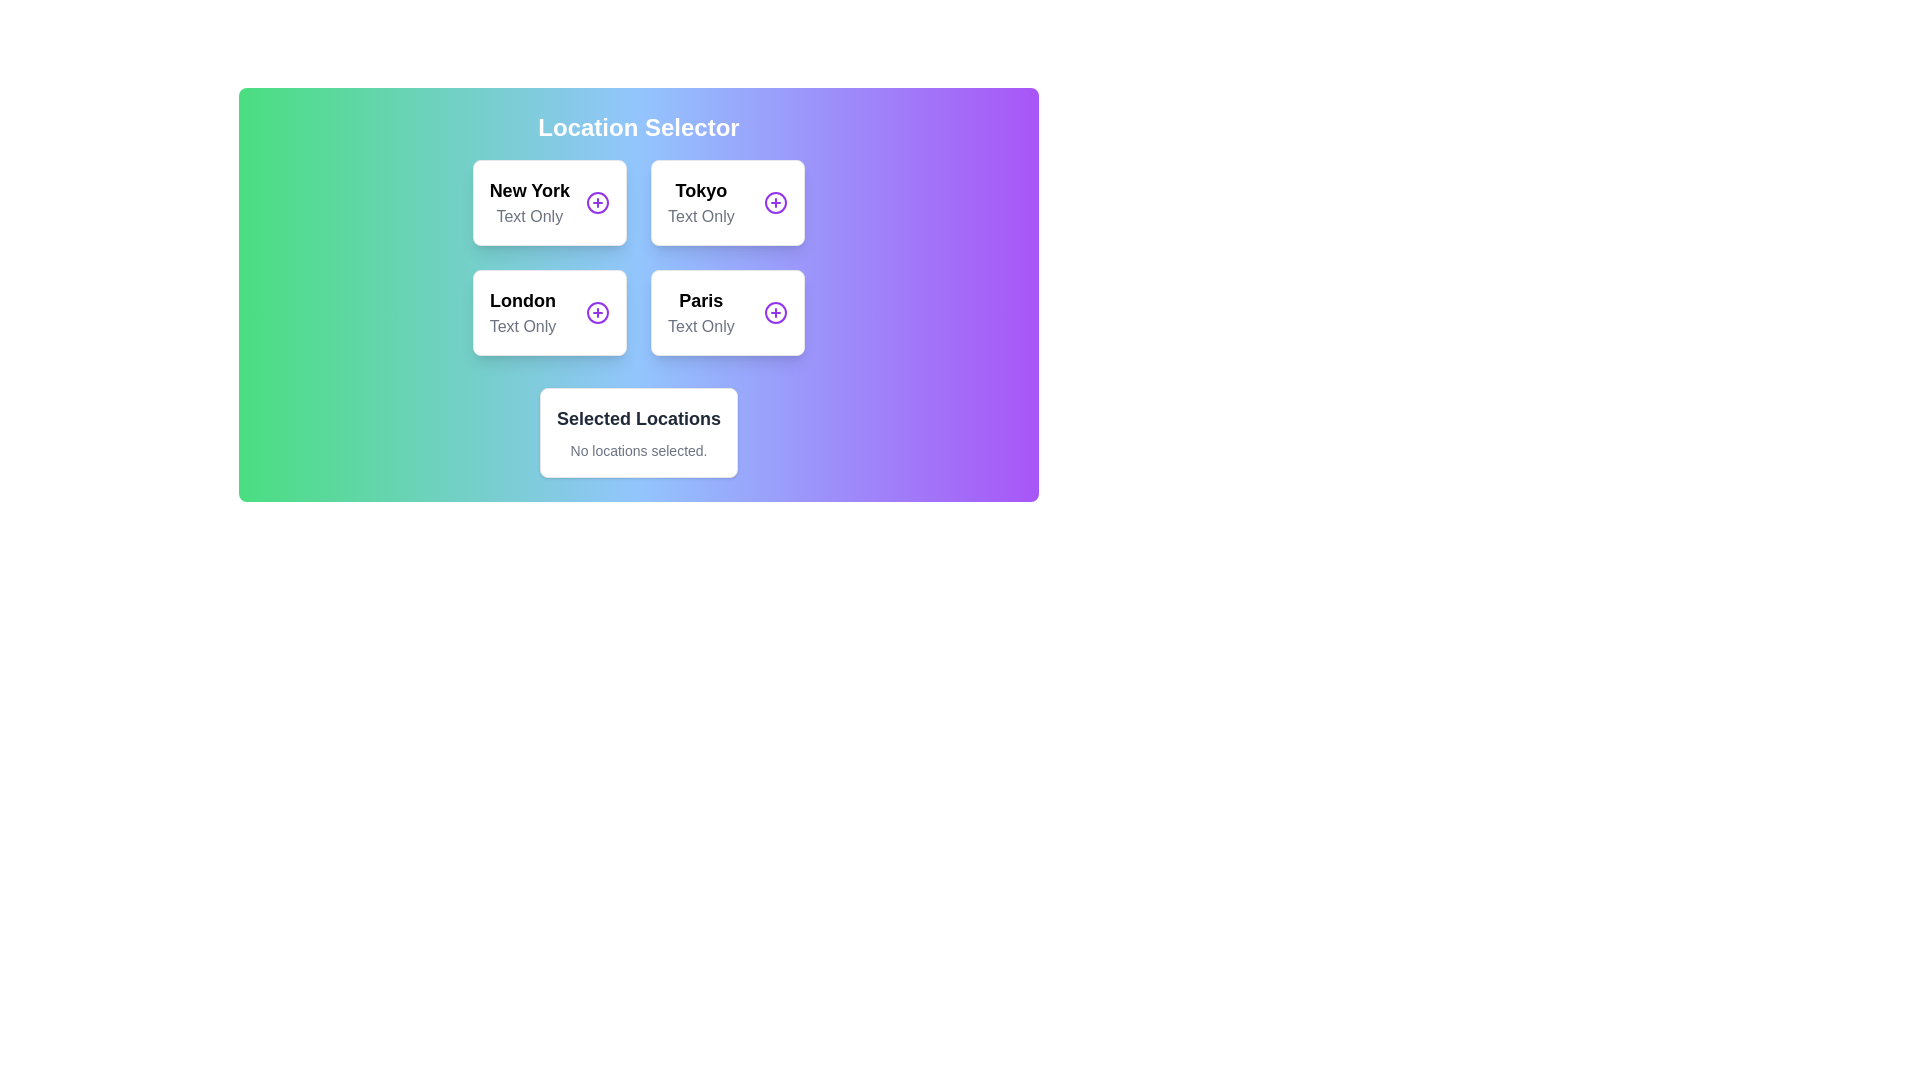  Describe the element at coordinates (597, 203) in the screenshot. I see `the button located at the top-right corner within the box labeled 'New York'` at that location.